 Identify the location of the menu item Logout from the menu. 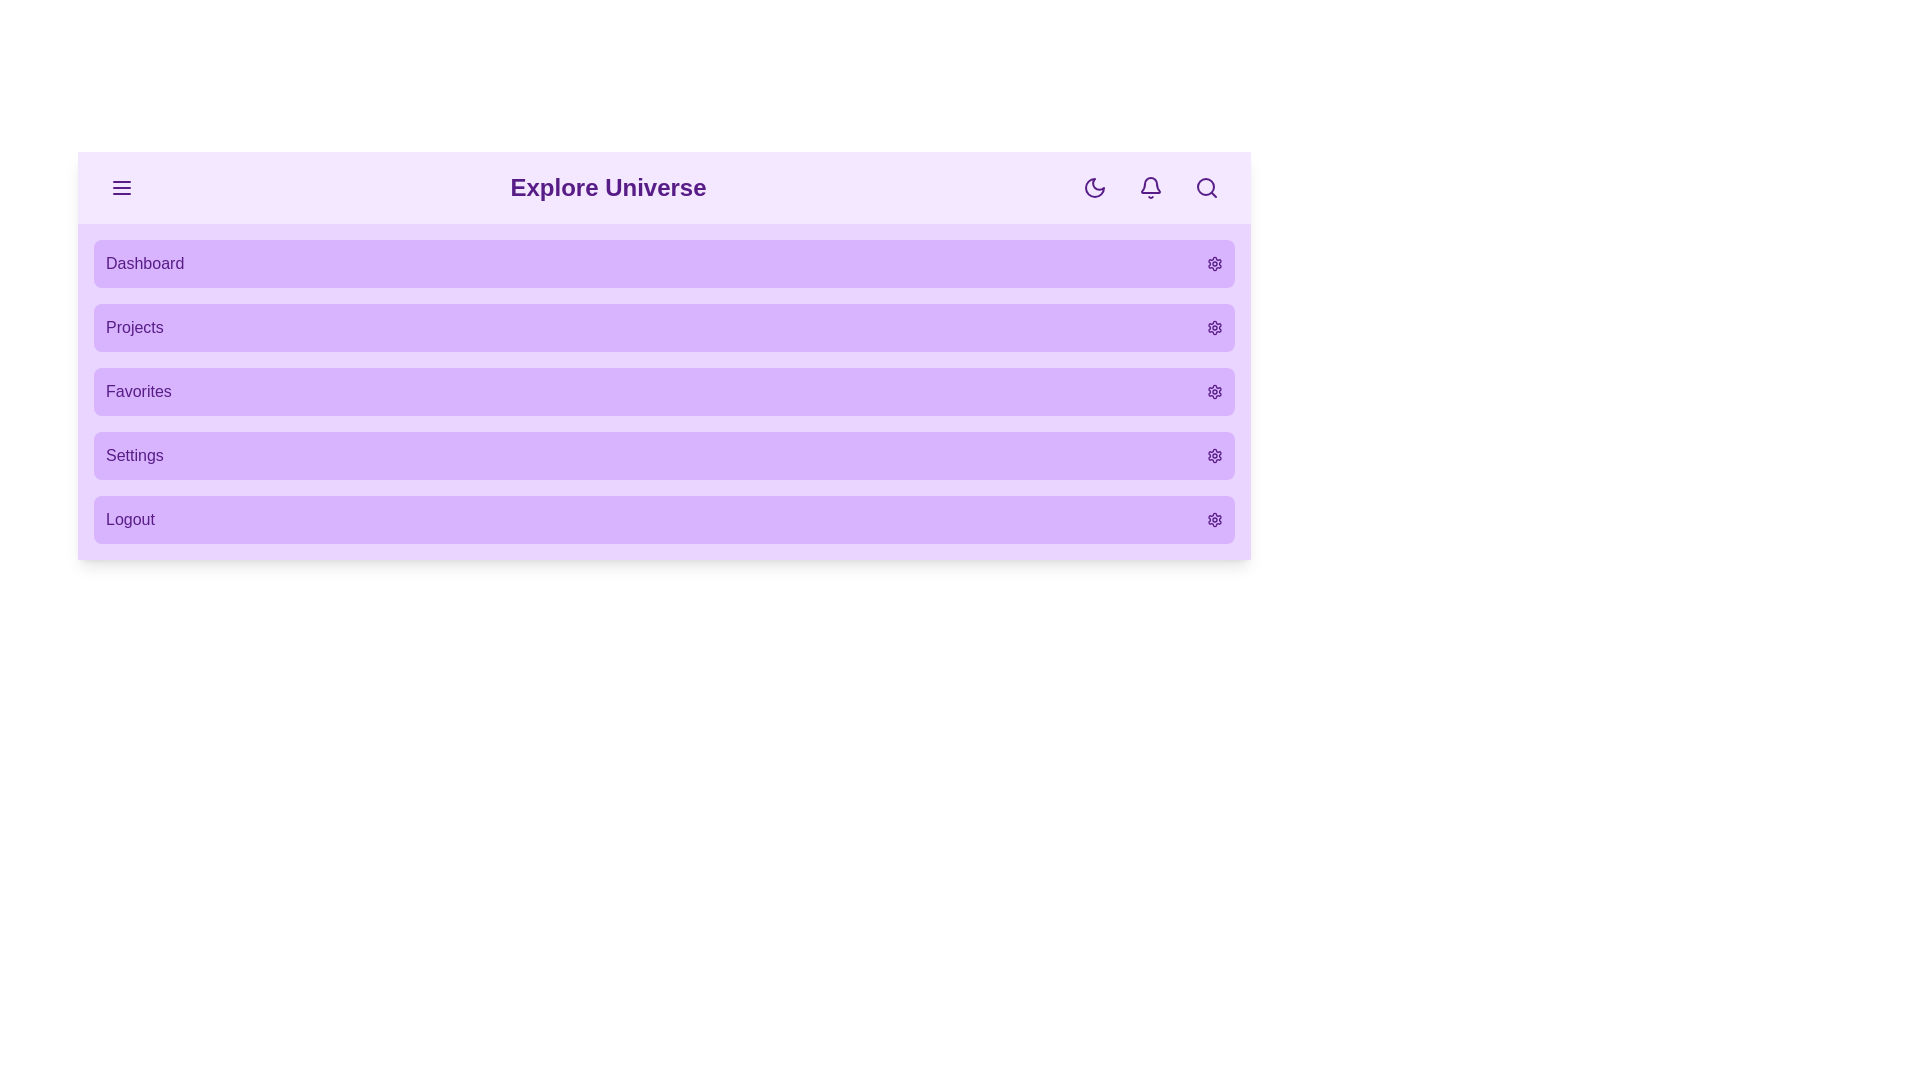
(664, 519).